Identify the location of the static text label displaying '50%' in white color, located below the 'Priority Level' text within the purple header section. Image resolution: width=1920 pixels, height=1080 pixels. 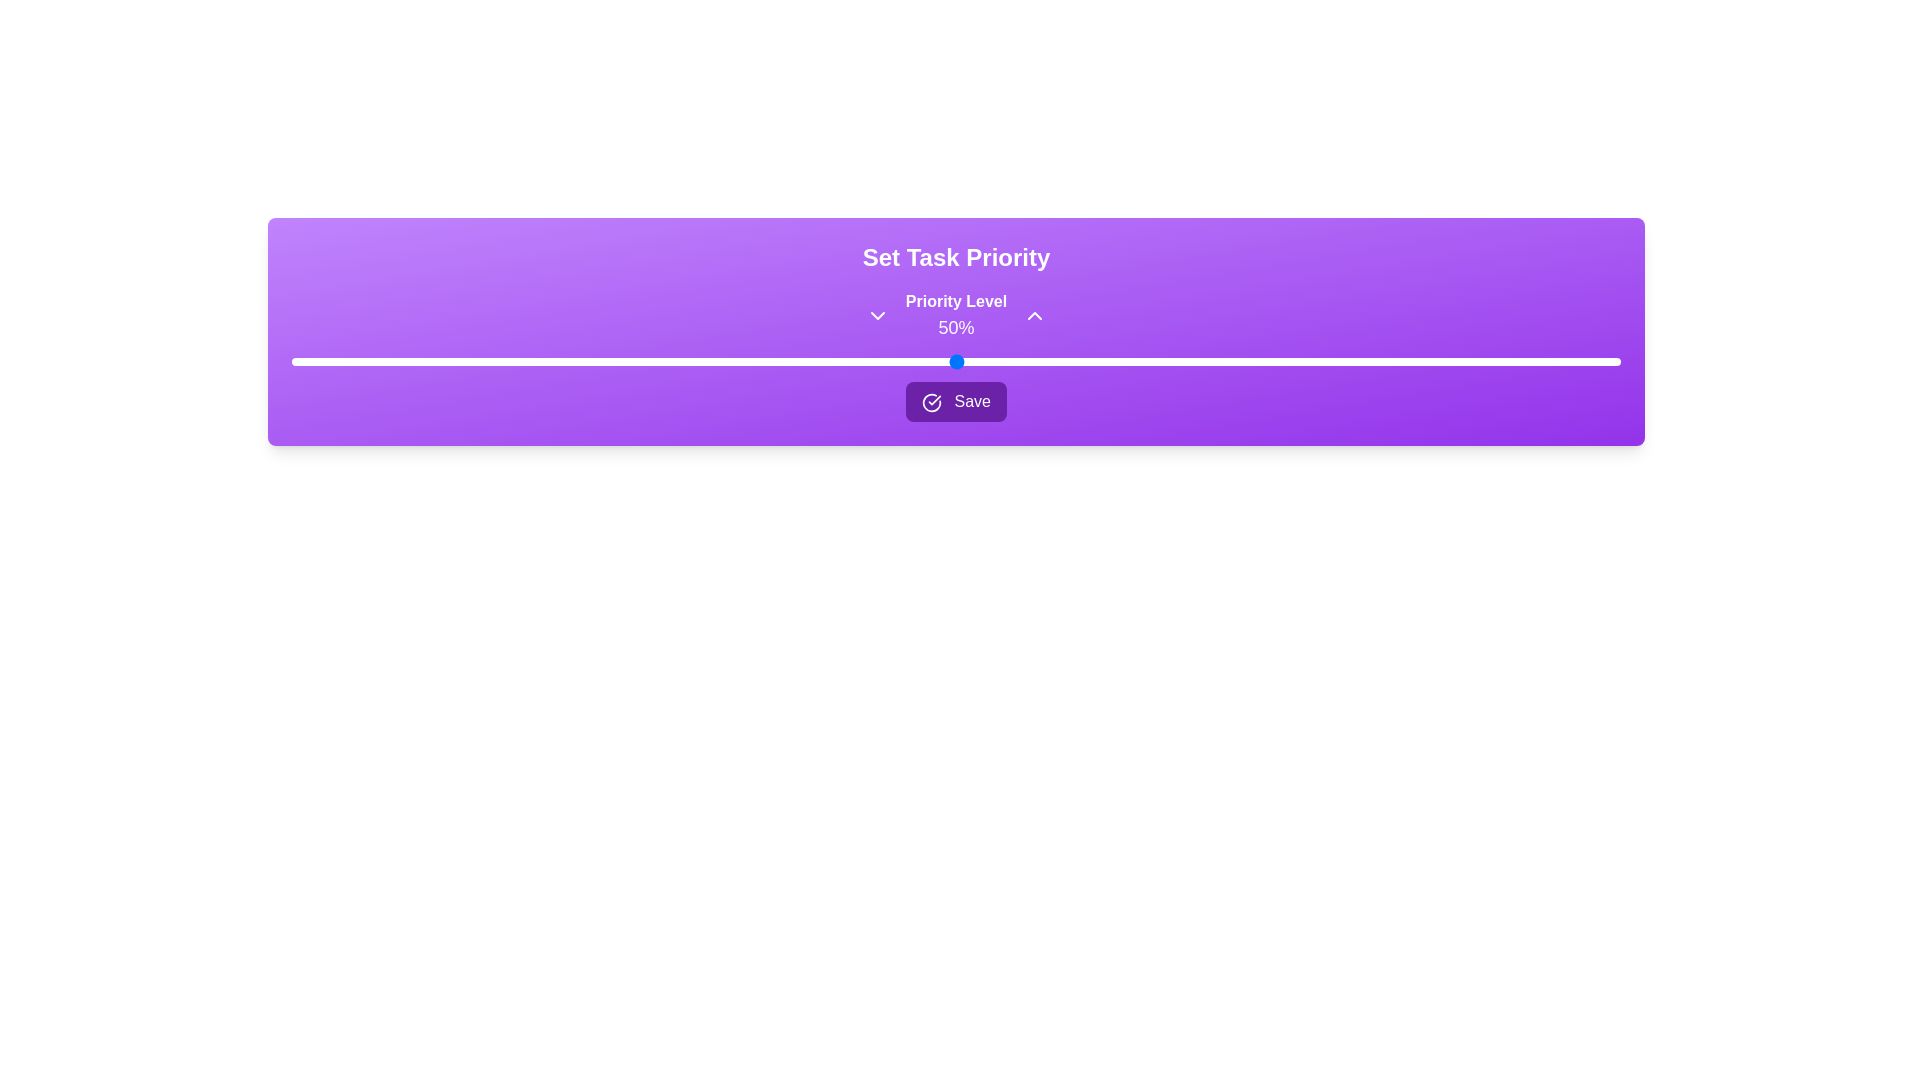
(955, 326).